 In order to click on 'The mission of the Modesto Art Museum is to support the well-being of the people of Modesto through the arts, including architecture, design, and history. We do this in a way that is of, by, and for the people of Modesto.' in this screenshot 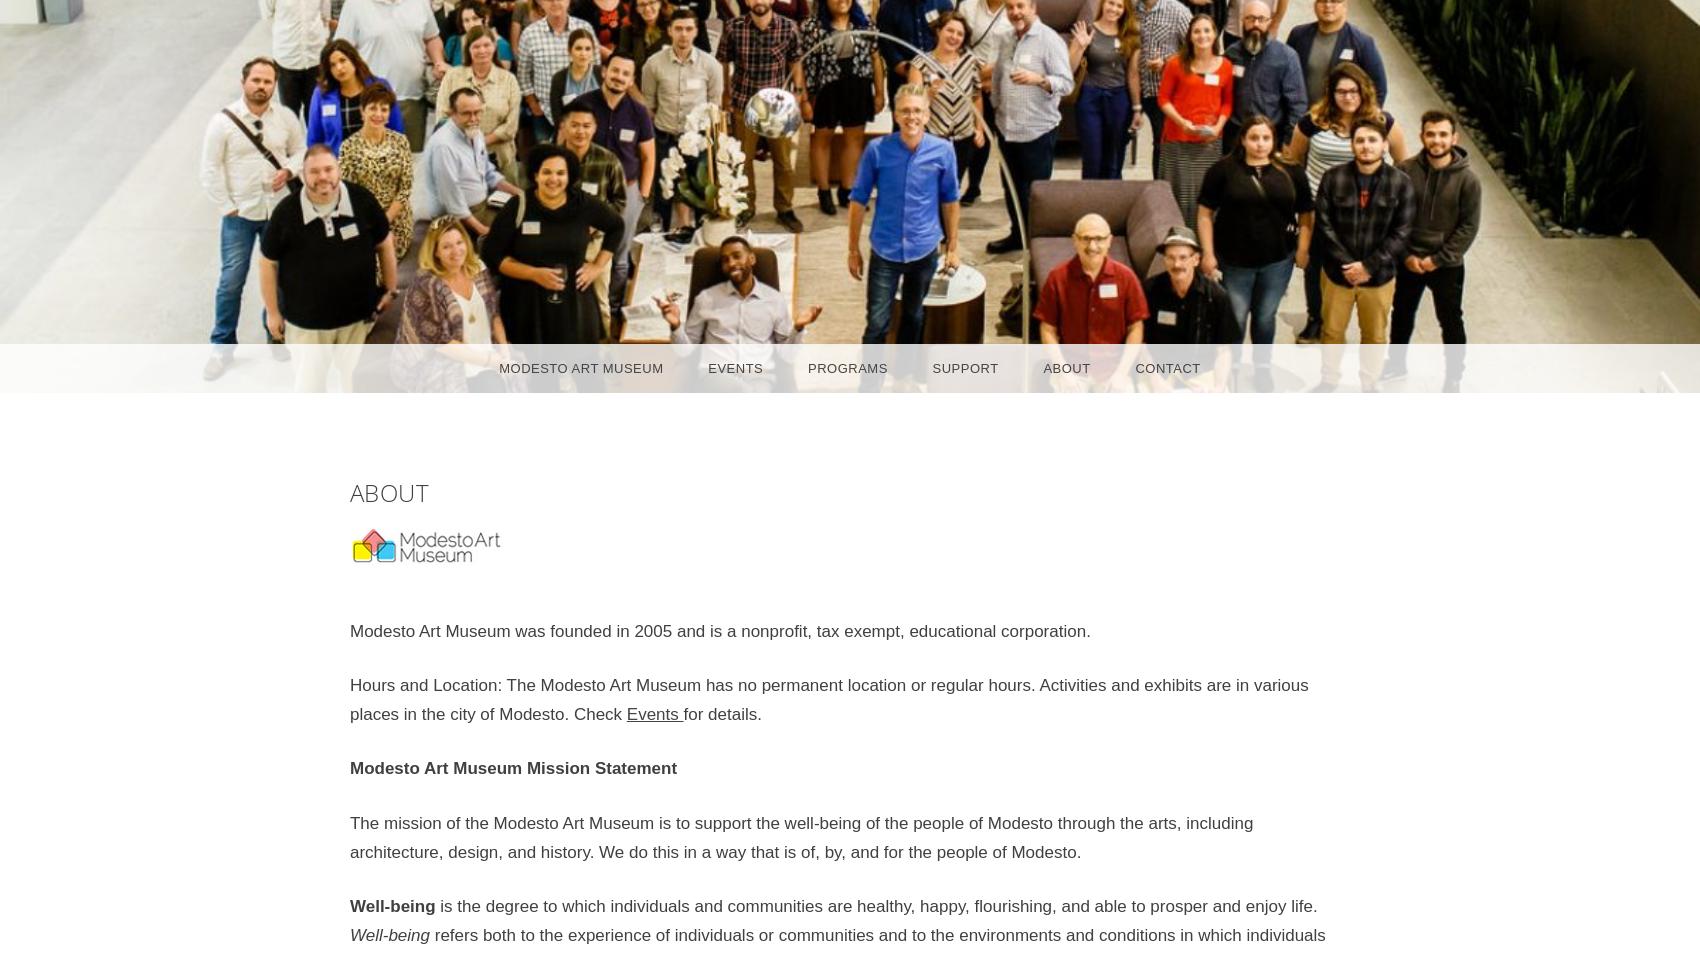, I will do `click(348, 835)`.